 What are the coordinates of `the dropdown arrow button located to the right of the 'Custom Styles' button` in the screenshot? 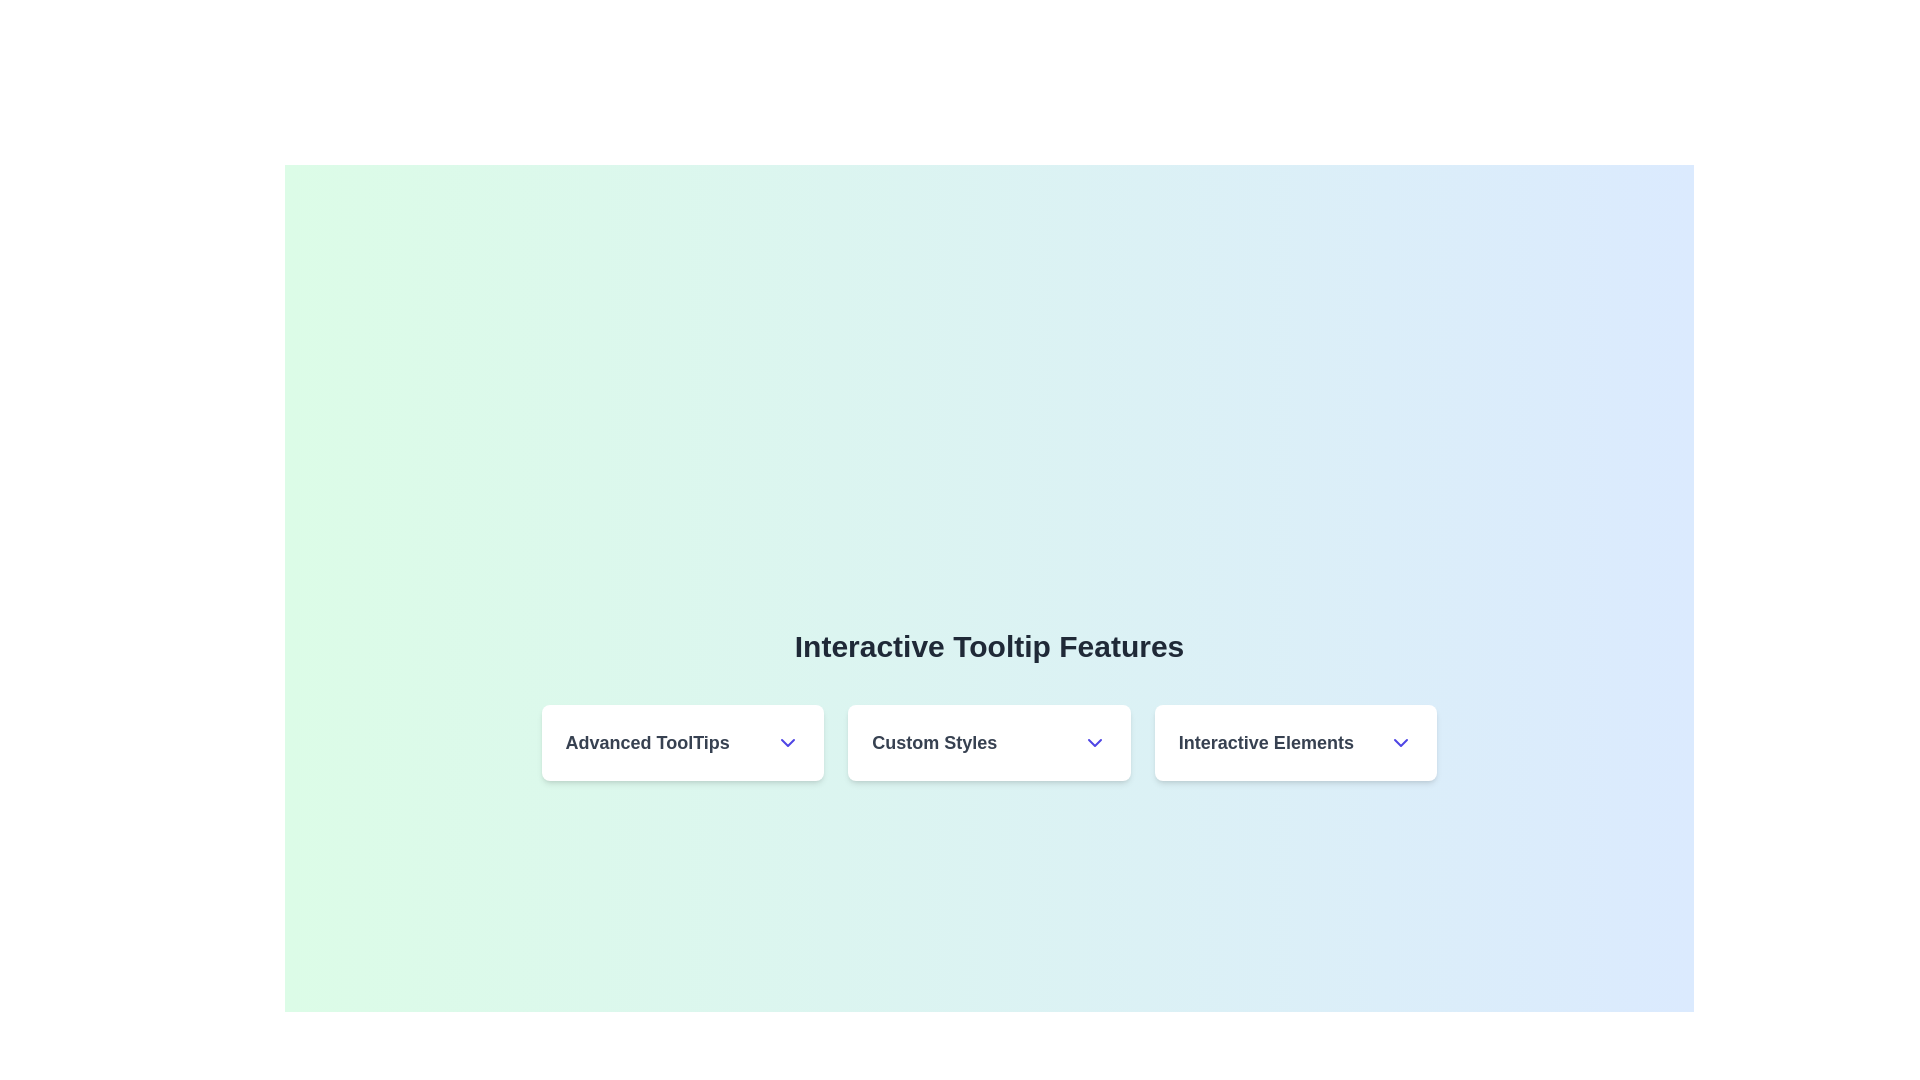 It's located at (1296, 743).